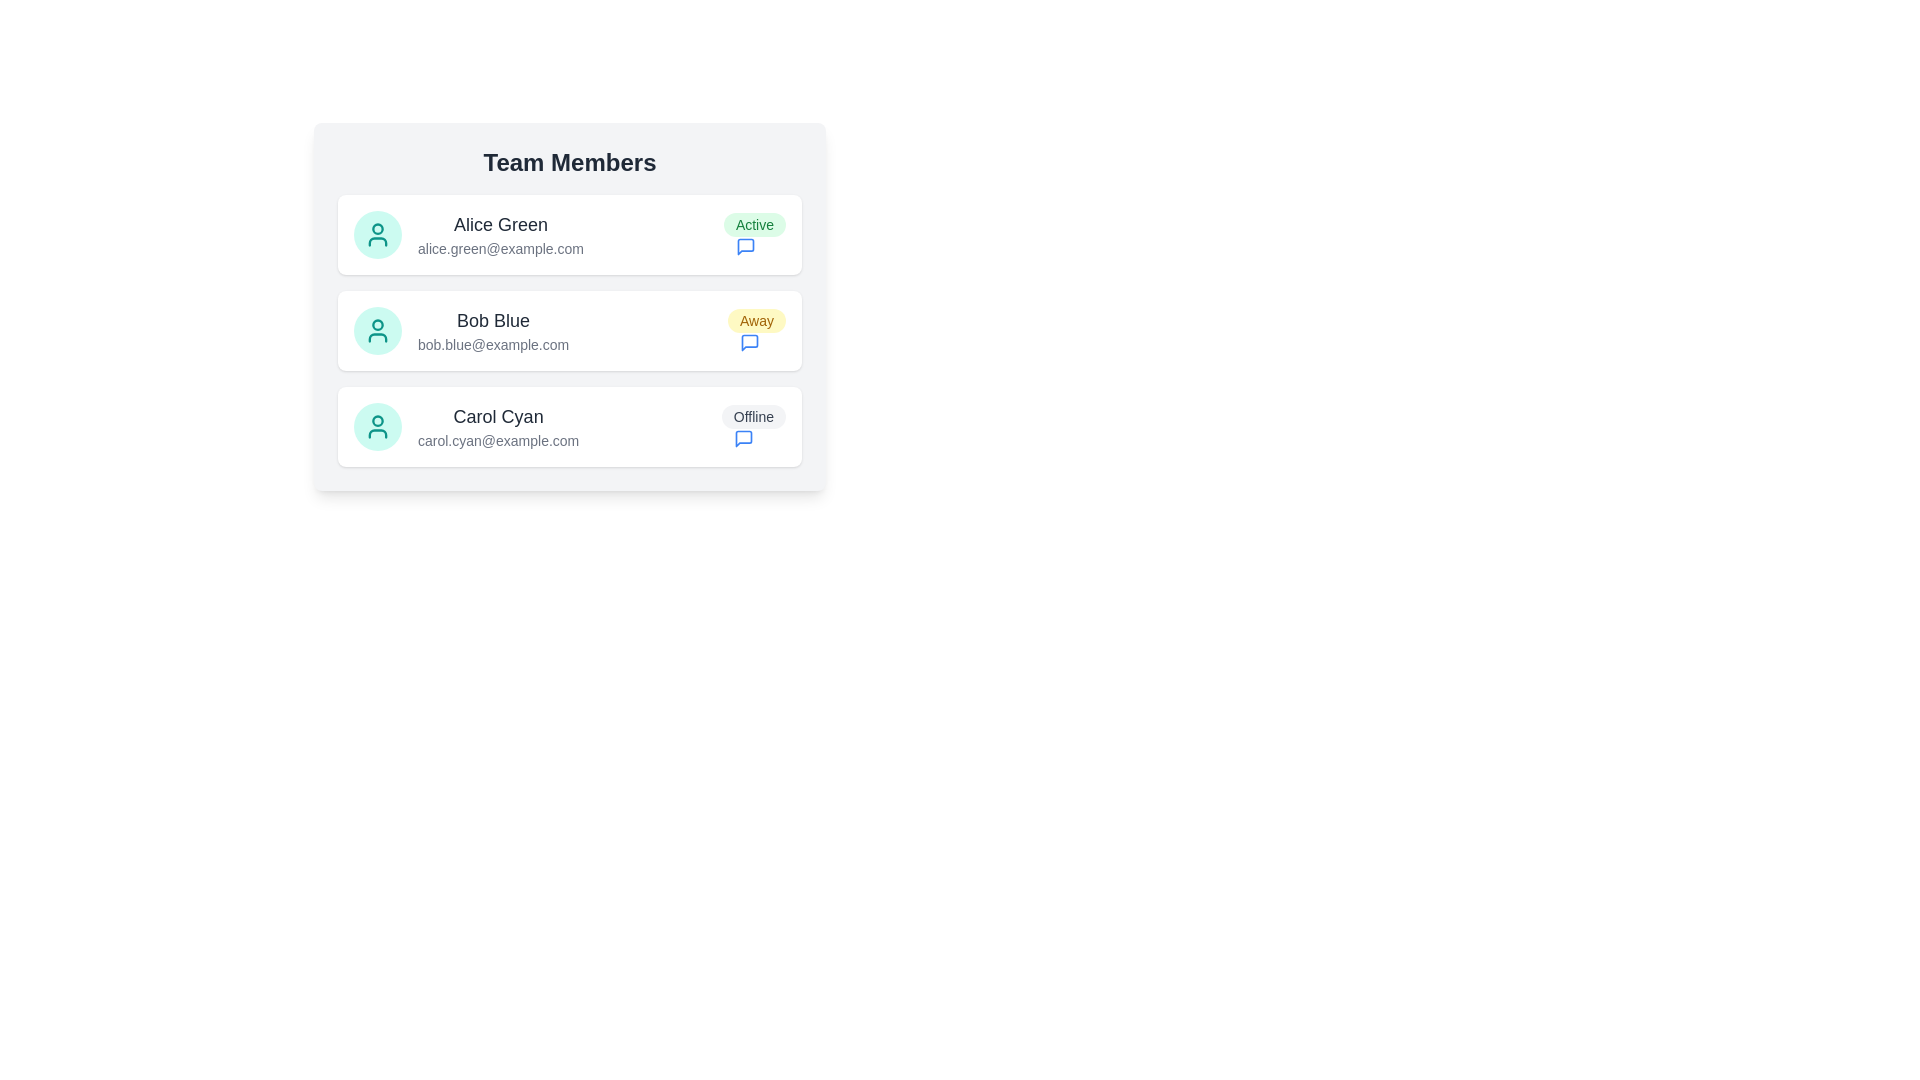 The image size is (1920, 1080). What do you see at coordinates (753, 224) in the screenshot?
I see `the 'Active' status badge located to the right of the user's name 'Alice Green' and email address` at bounding box center [753, 224].